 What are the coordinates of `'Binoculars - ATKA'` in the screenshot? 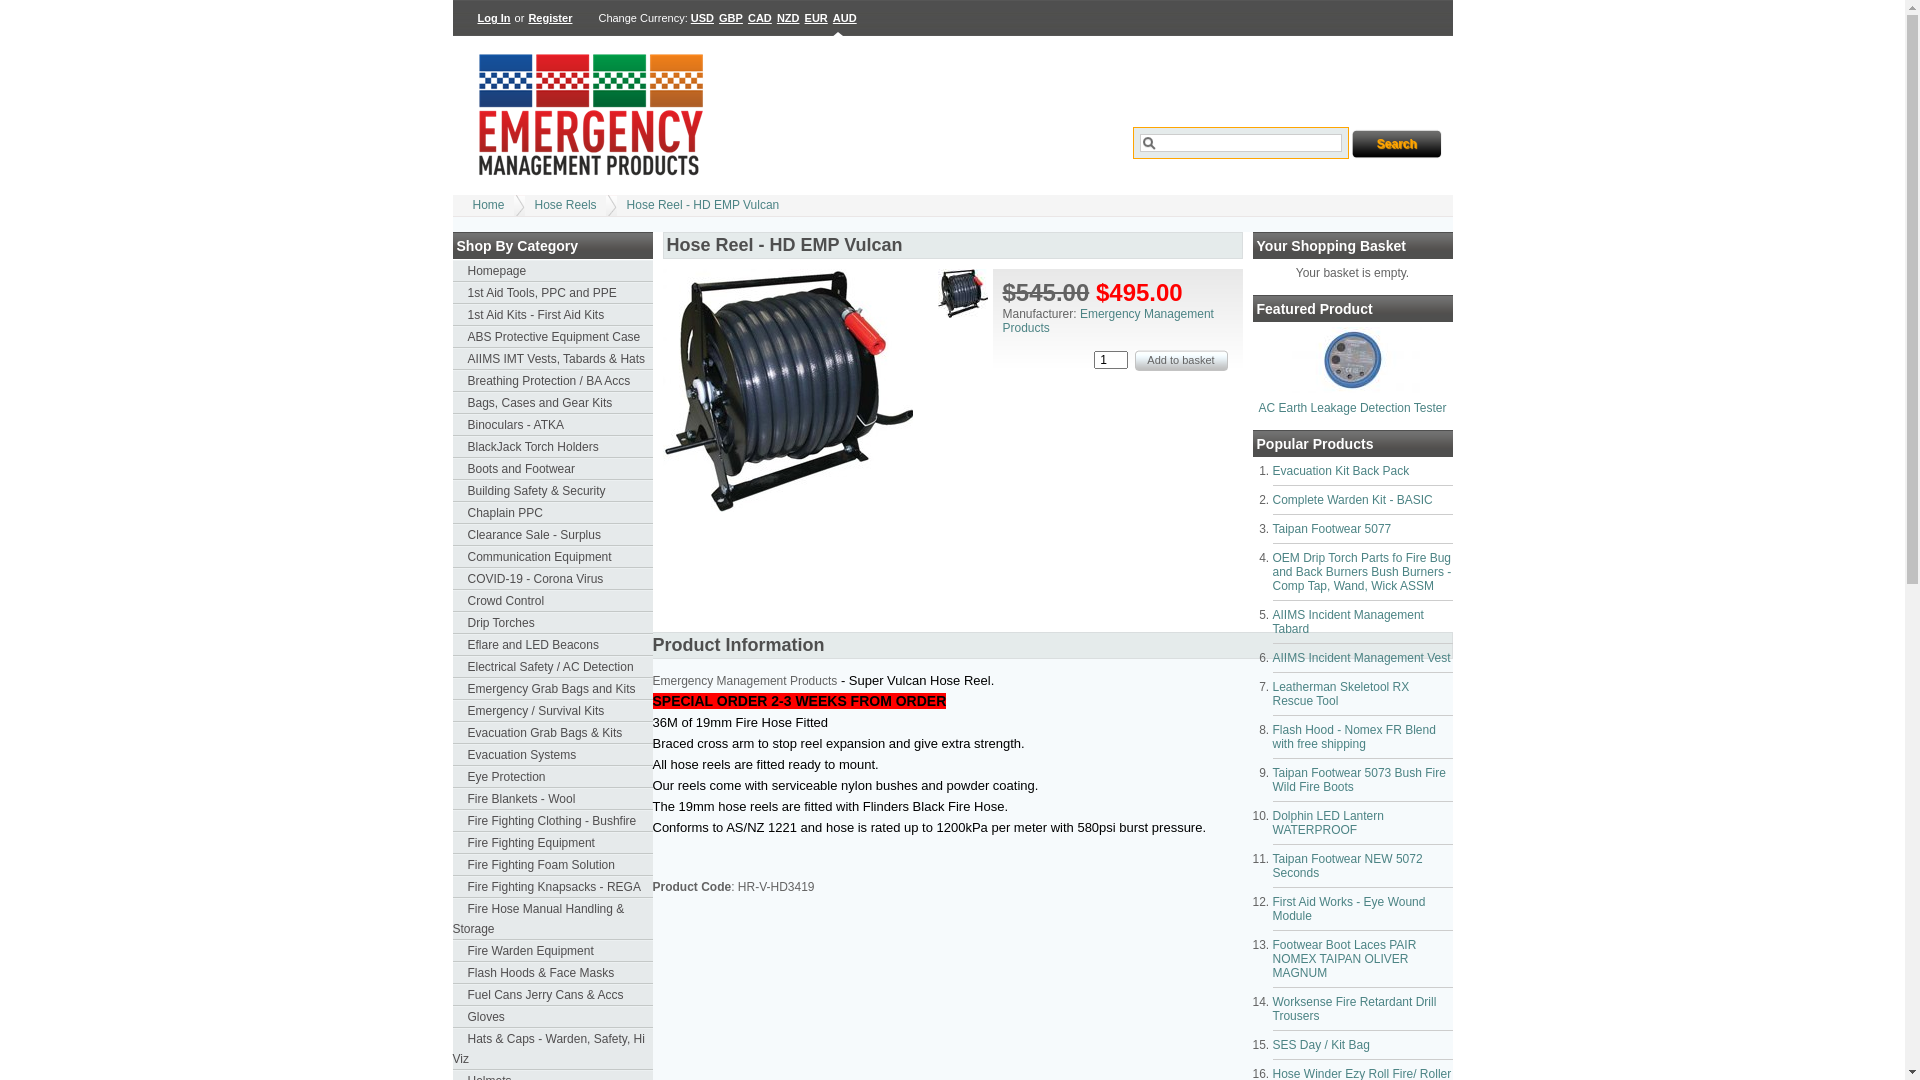 It's located at (552, 423).